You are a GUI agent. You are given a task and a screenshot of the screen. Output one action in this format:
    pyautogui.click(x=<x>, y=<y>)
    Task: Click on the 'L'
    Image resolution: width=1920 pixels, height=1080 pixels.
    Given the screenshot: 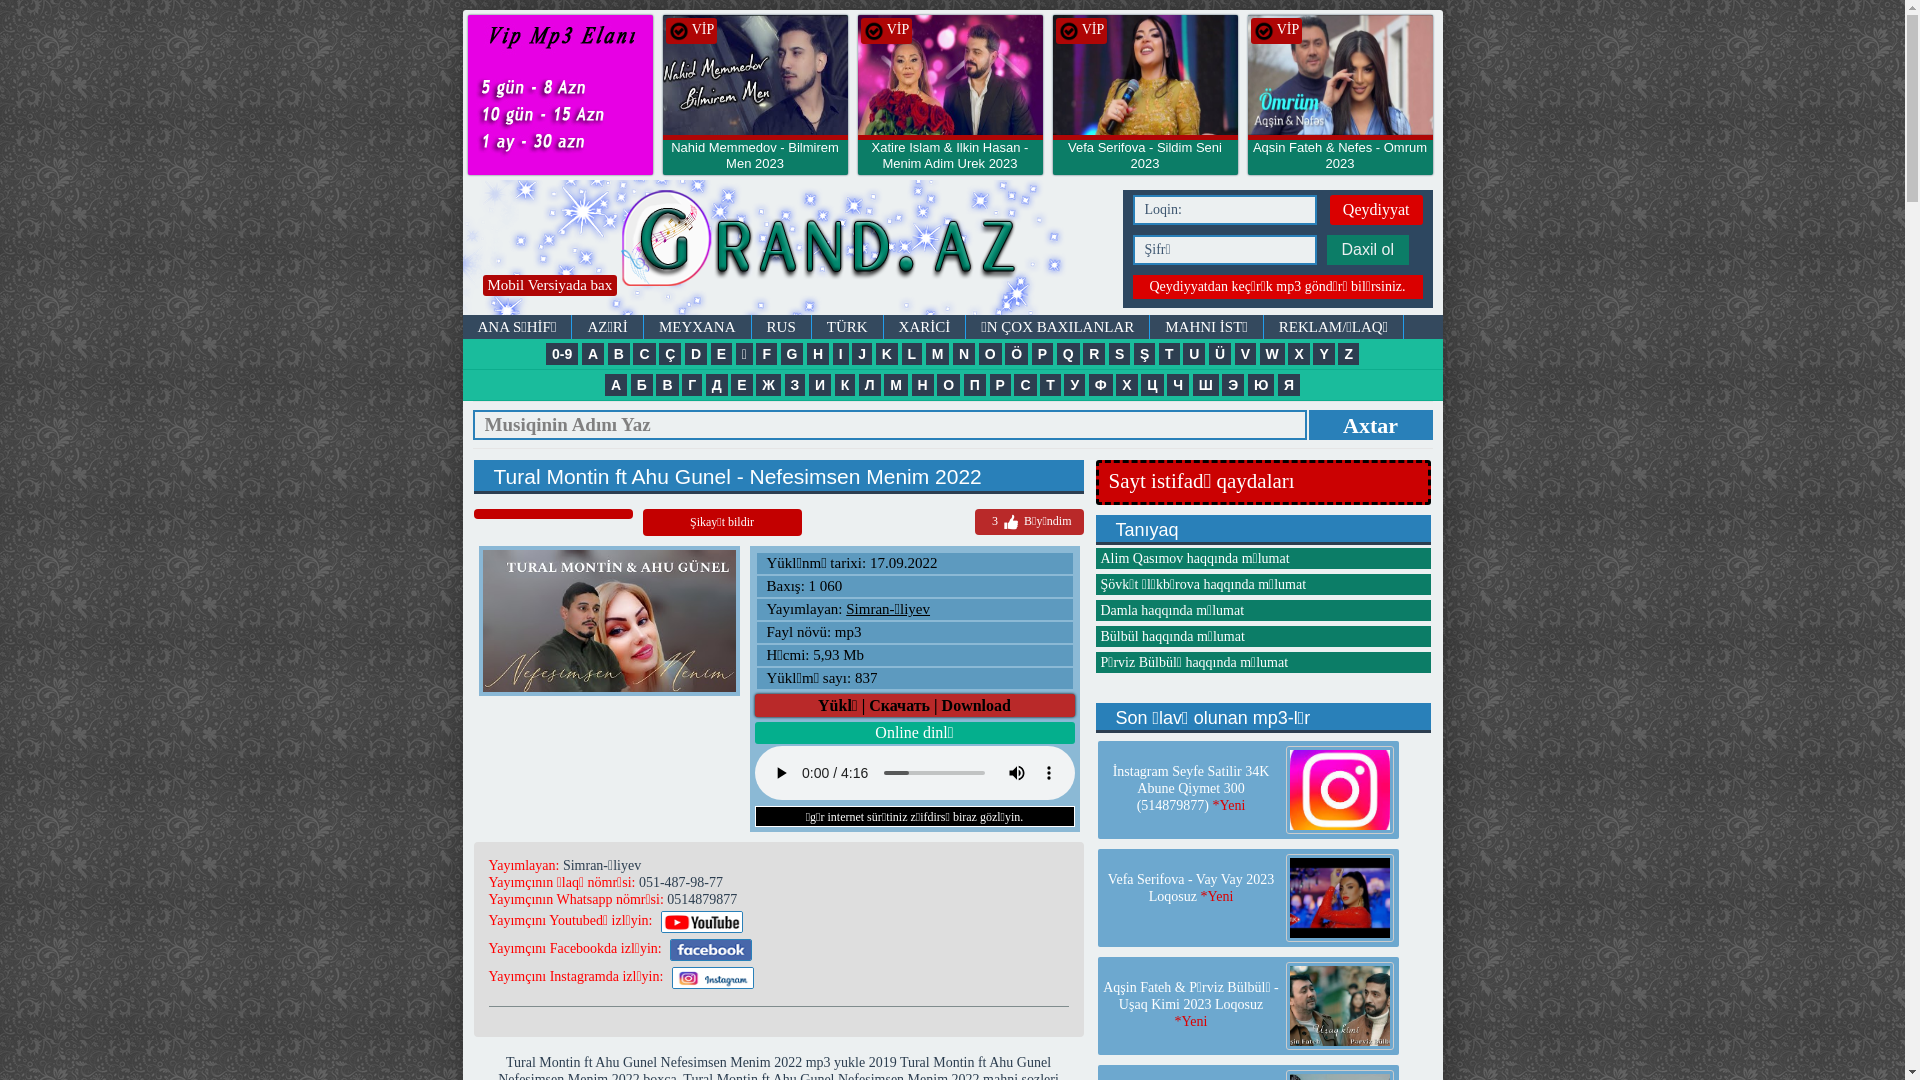 What is the action you would take?
    pyautogui.click(x=911, y=353)
    